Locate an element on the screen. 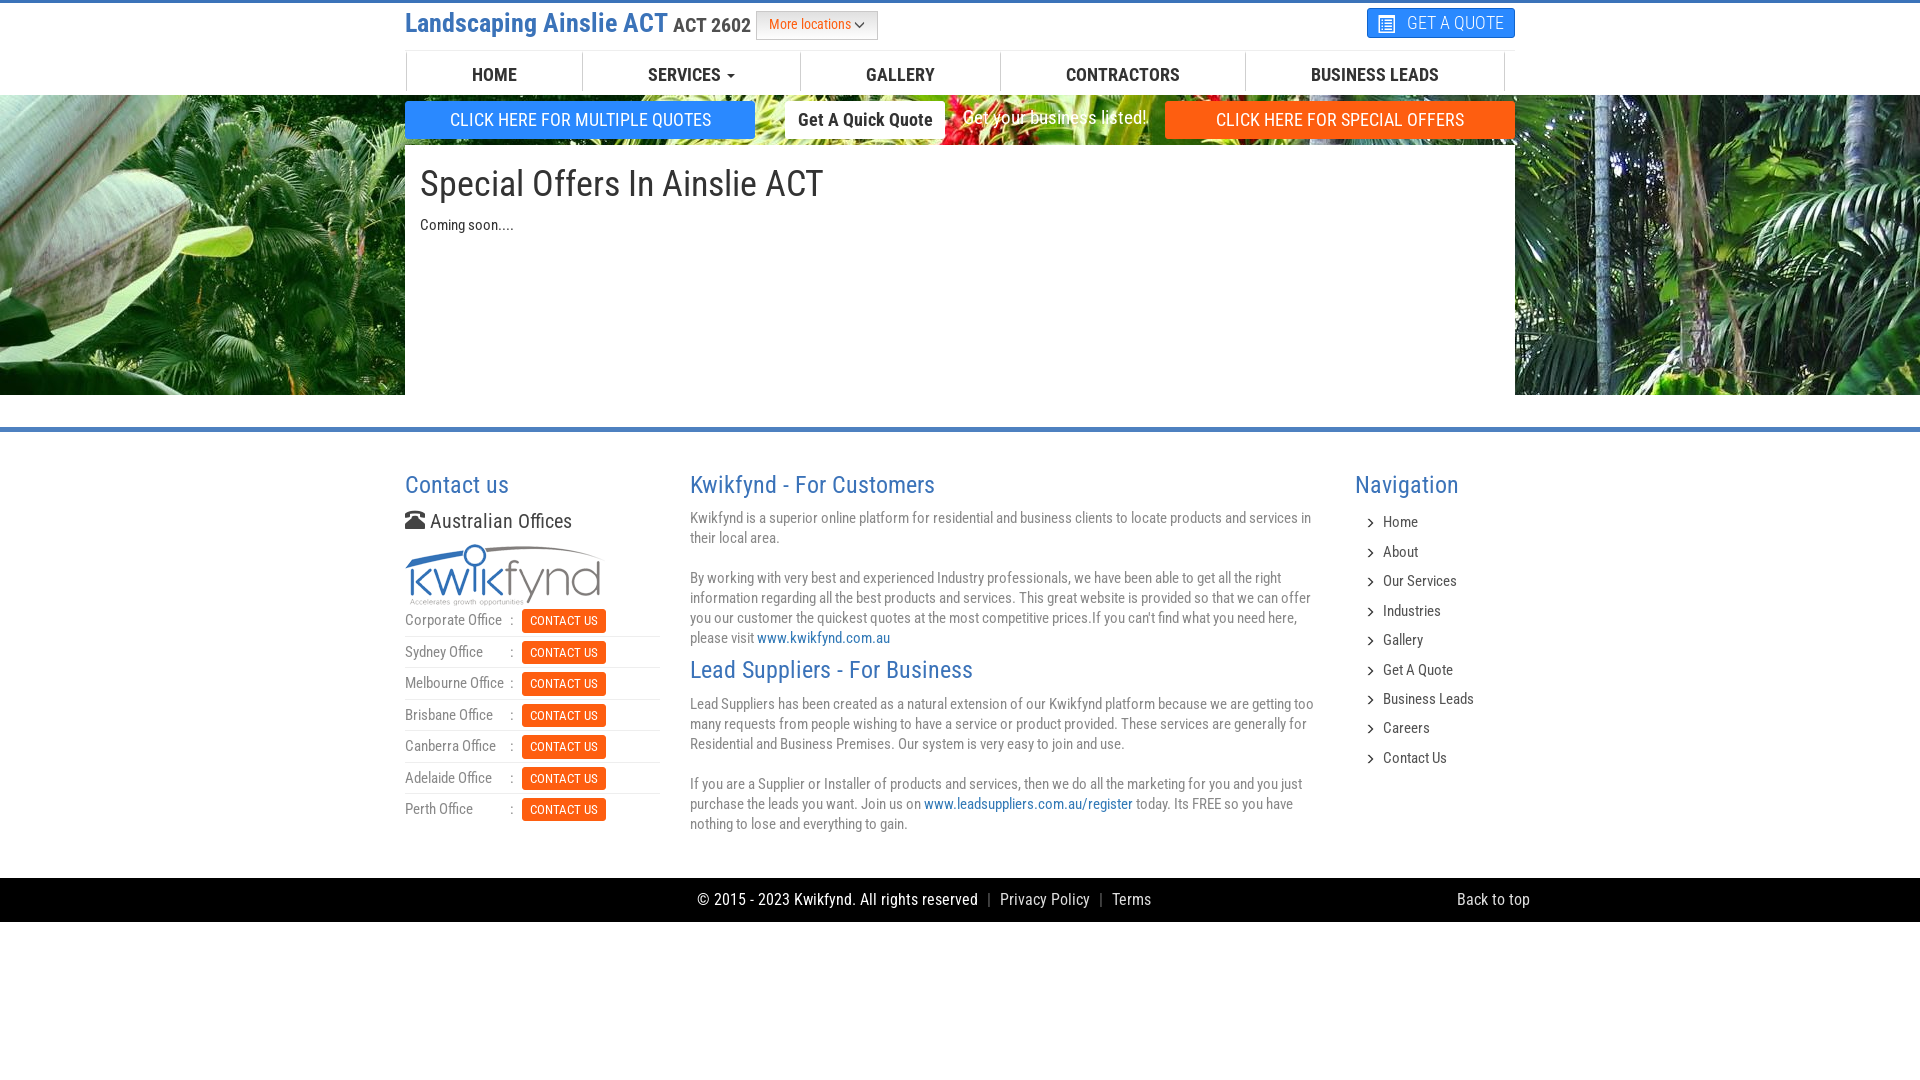 The width and height of the screenshot is (1920, 1080). 'Get A Quick Quote' is located at coordinates (864, 119).